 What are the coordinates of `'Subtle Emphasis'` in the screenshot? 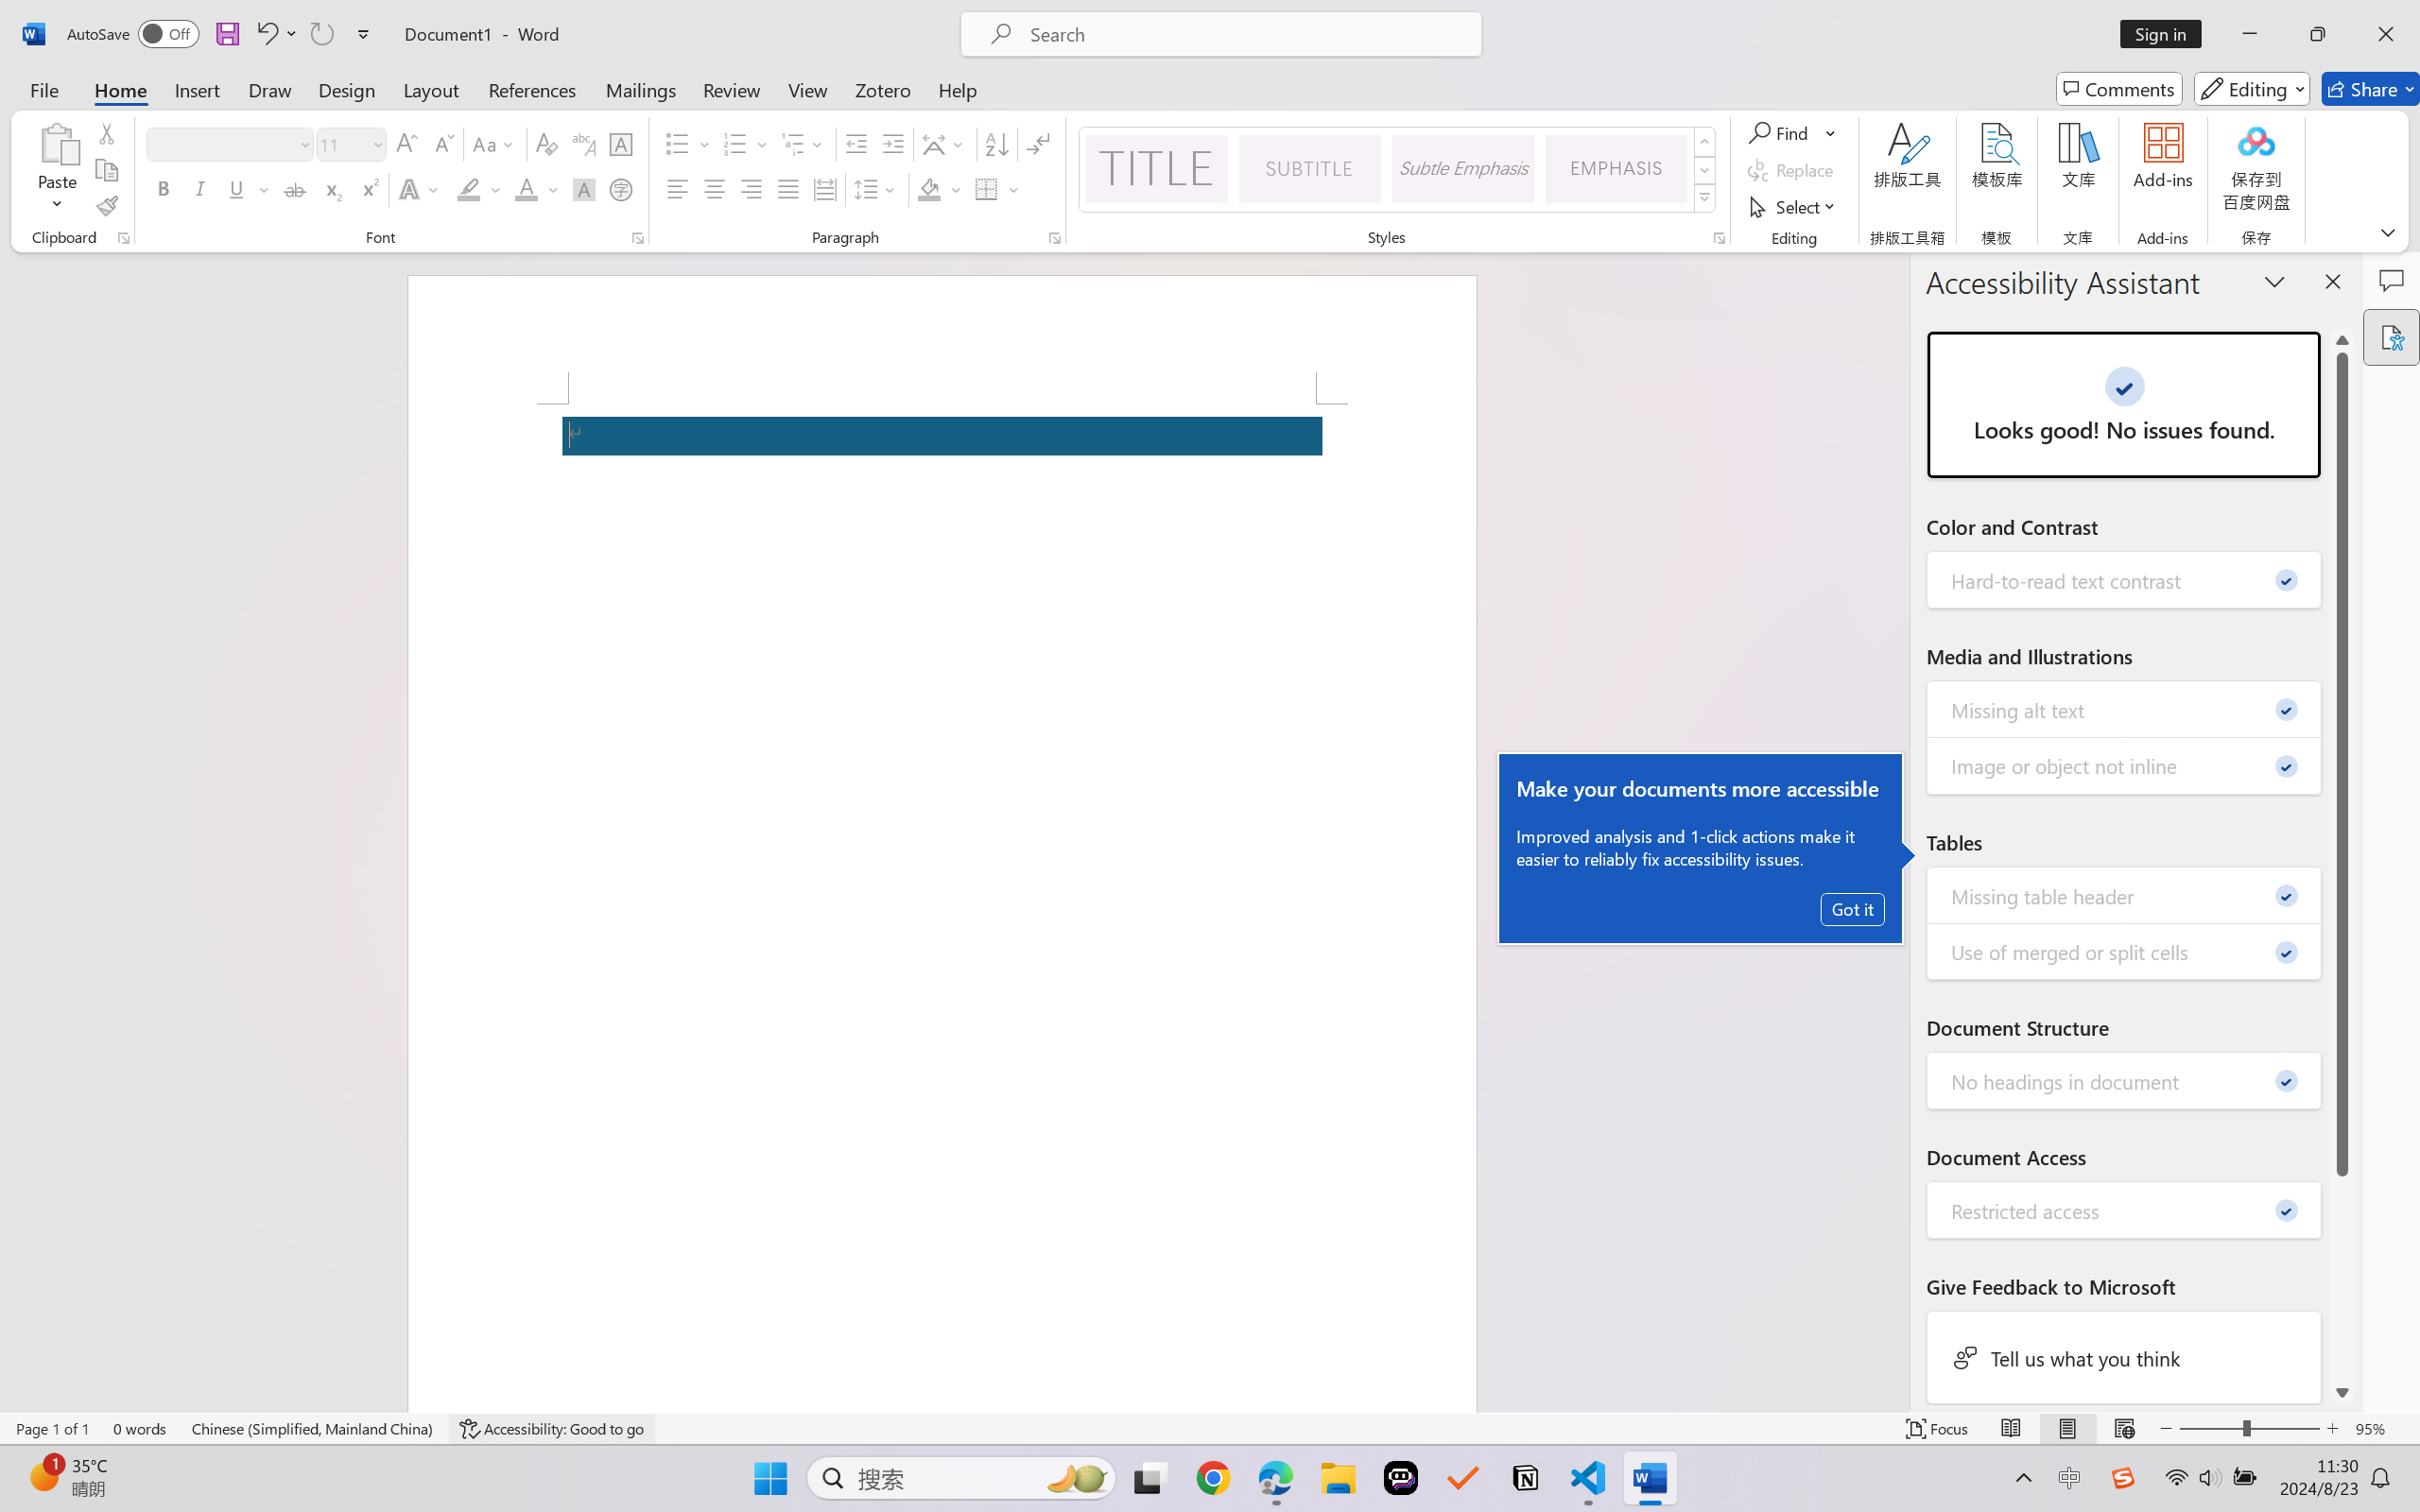 It's located at (1461, 168).